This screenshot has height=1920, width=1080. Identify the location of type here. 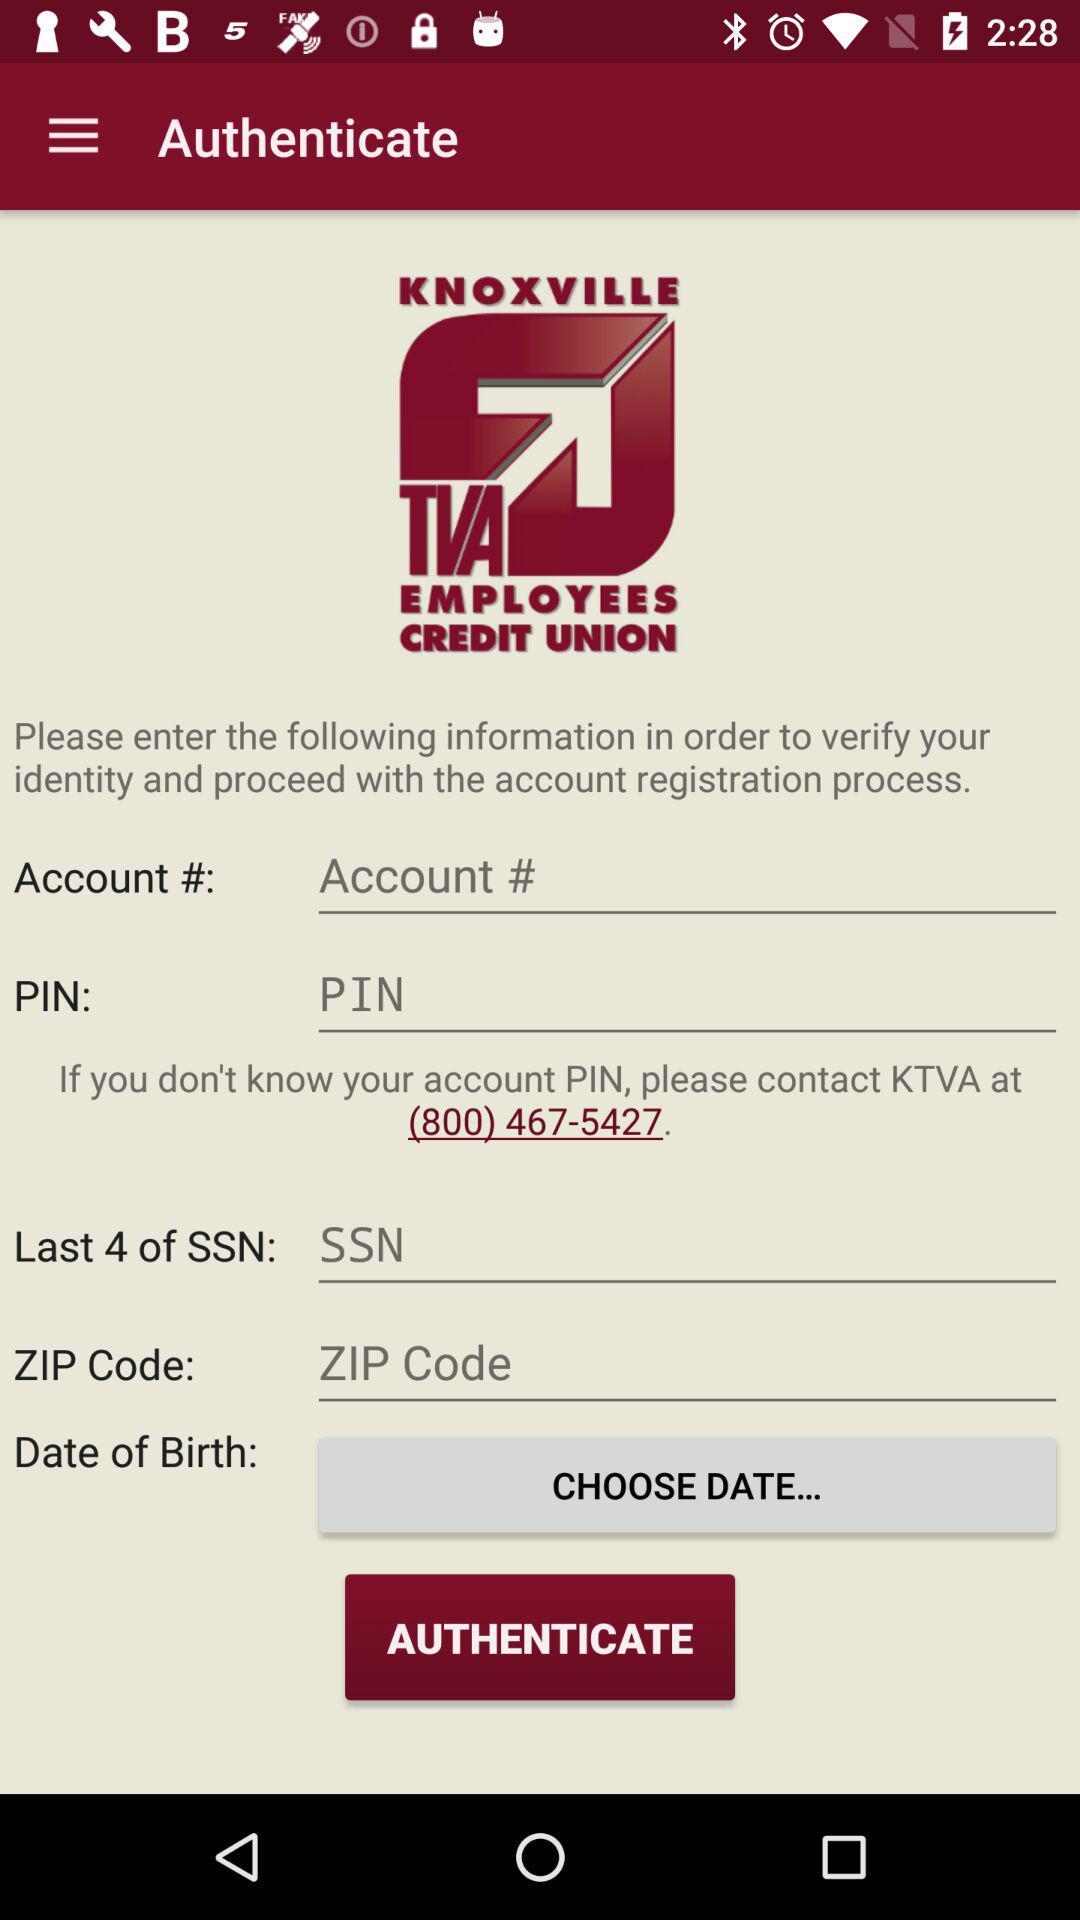
(686, 1361).